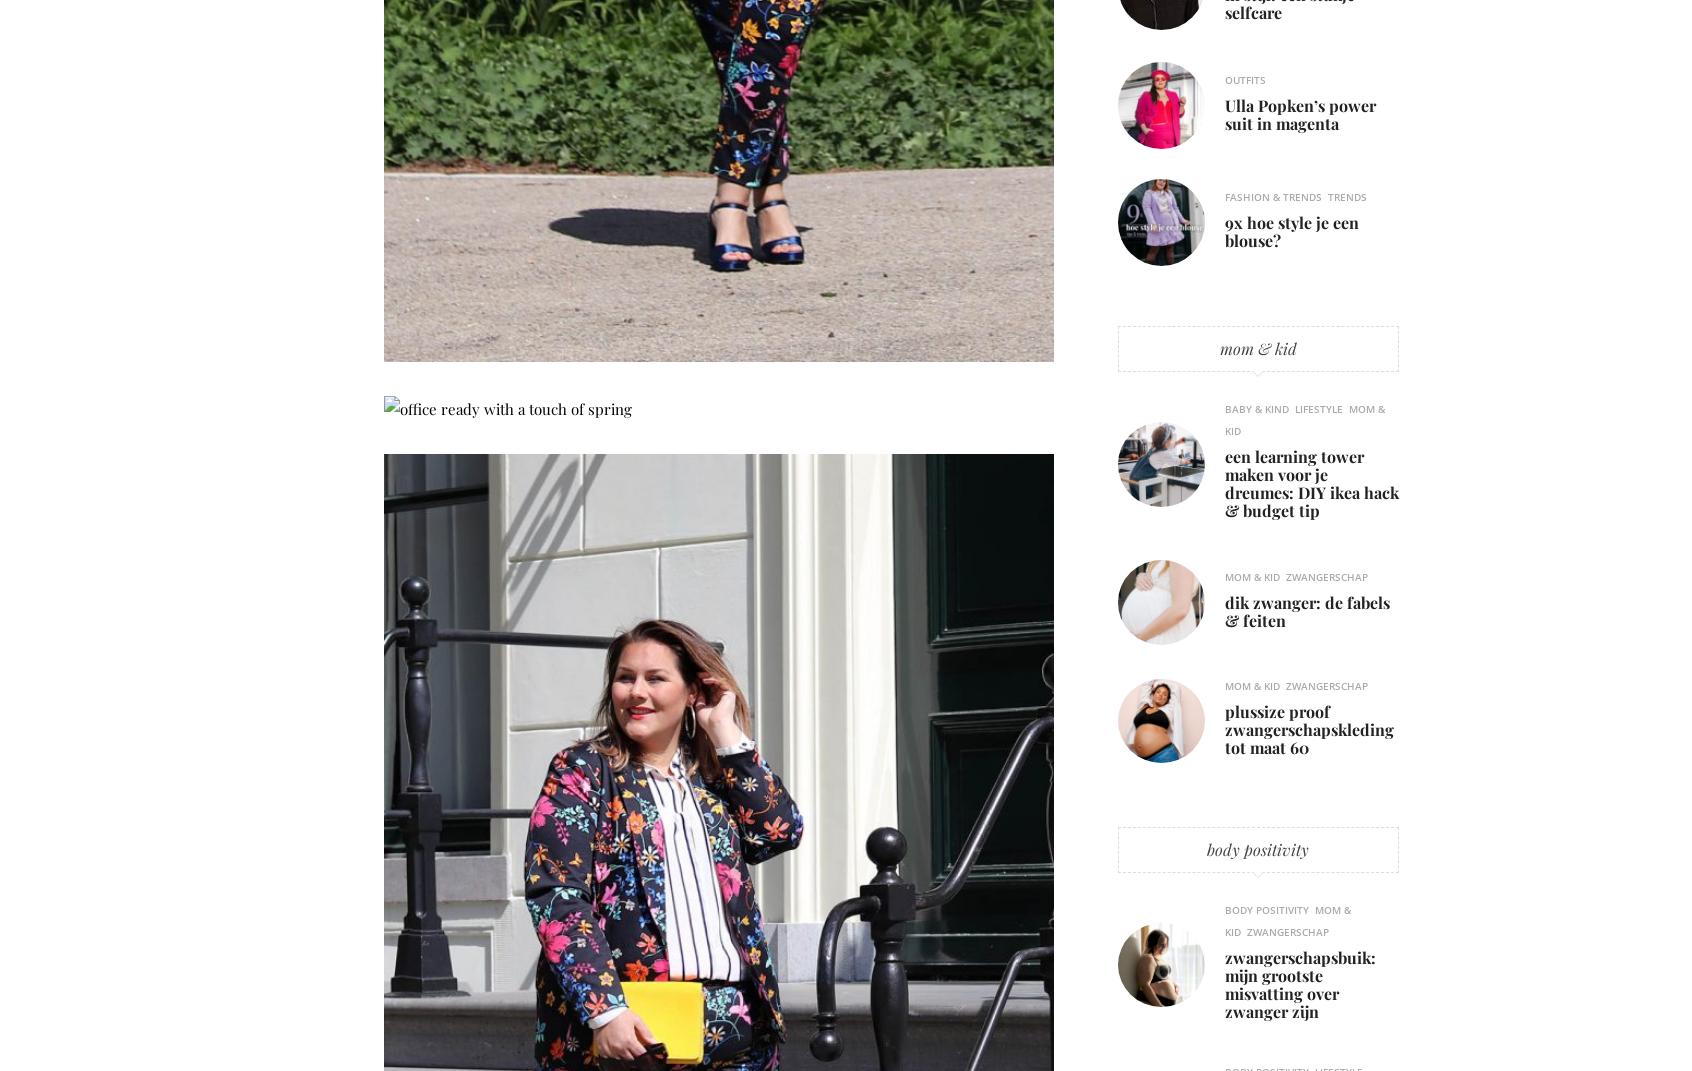 The height and width of the screenshot is (1071, 1692). I want to click on 'zwangerschapsbuik: mijn grootste misvatting over zwanger zijn', so click(1299, 982).